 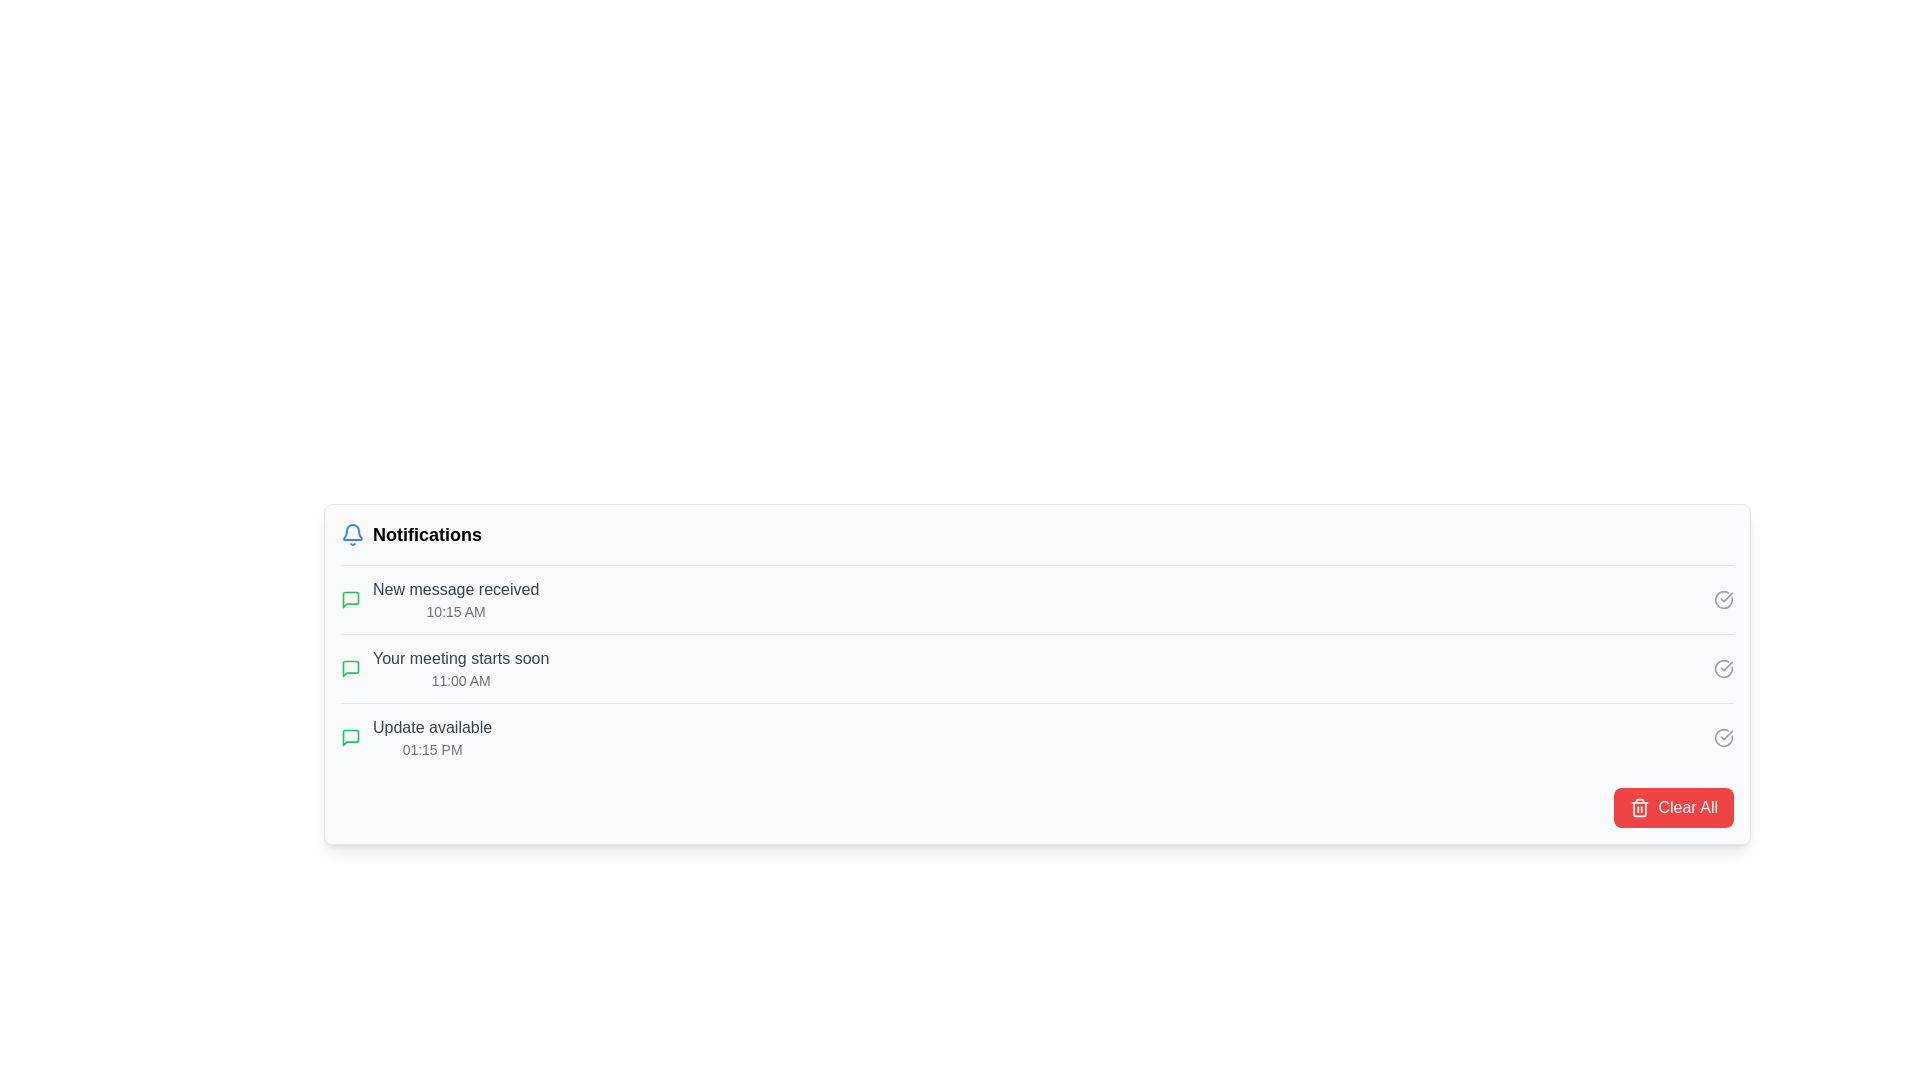 I want to click on the button located at the bottom right corner of the notification card to clear all notifications, so click(x=1674, y=806).